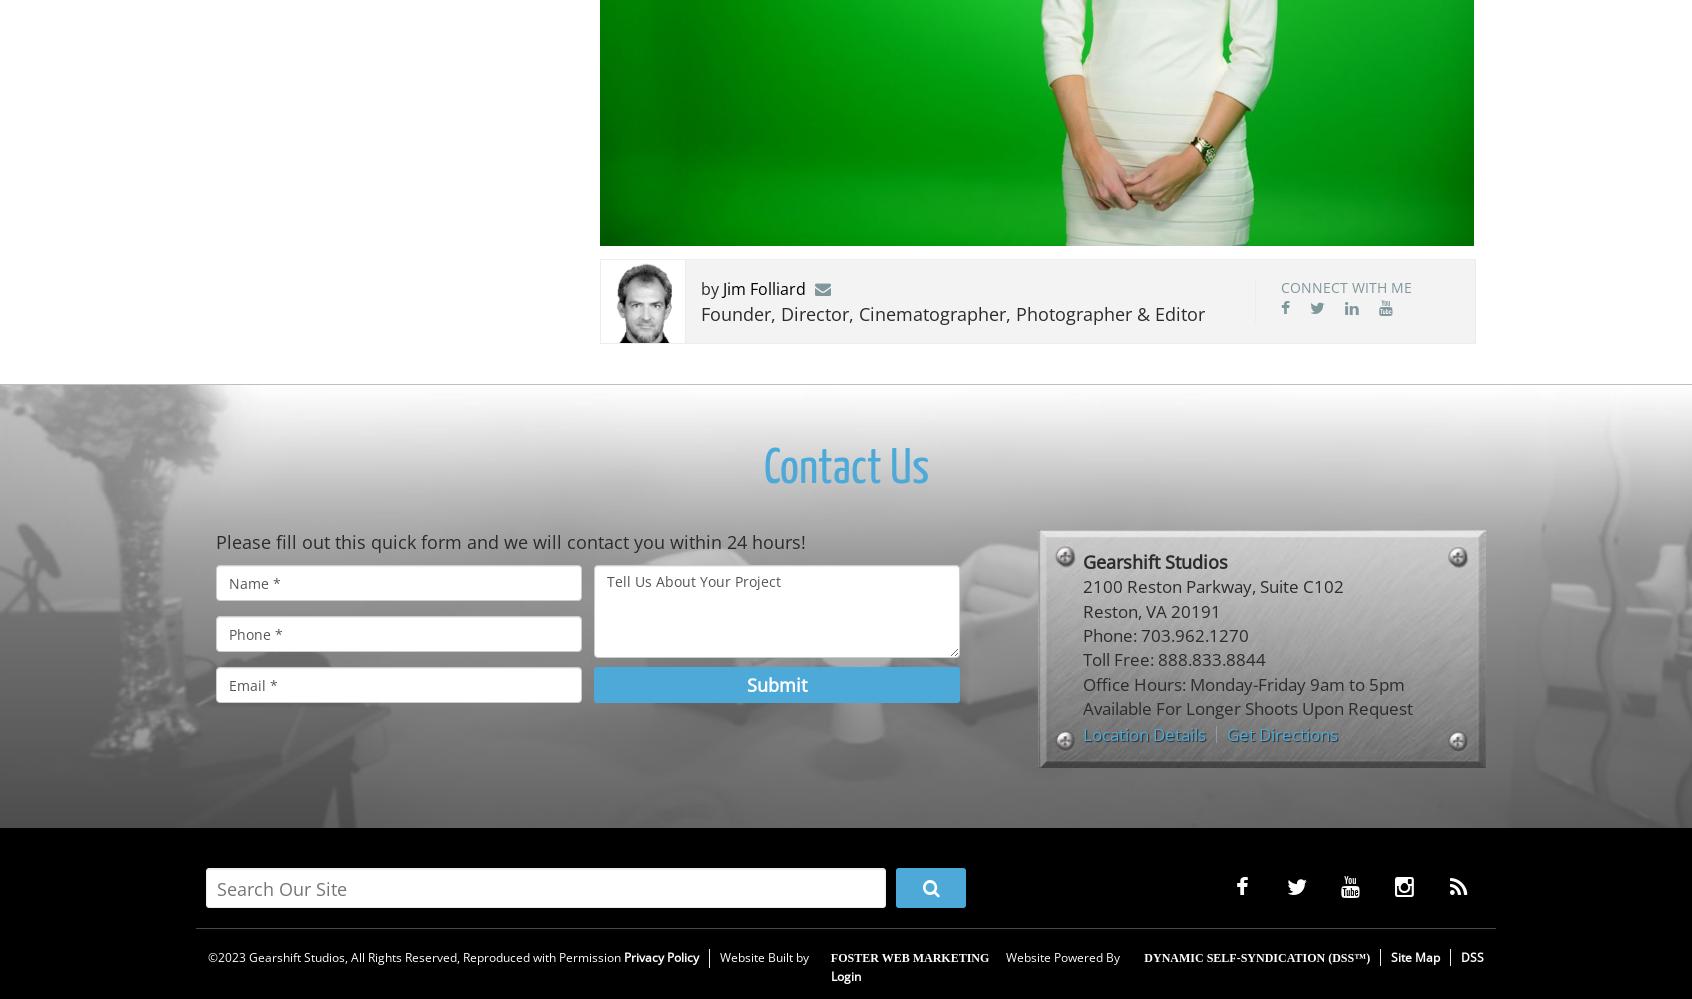  What do you see at coordinates (1082, 561) in the screenshot?
I see `'Gearshift Studios'` at bounding box center [1082, 561].